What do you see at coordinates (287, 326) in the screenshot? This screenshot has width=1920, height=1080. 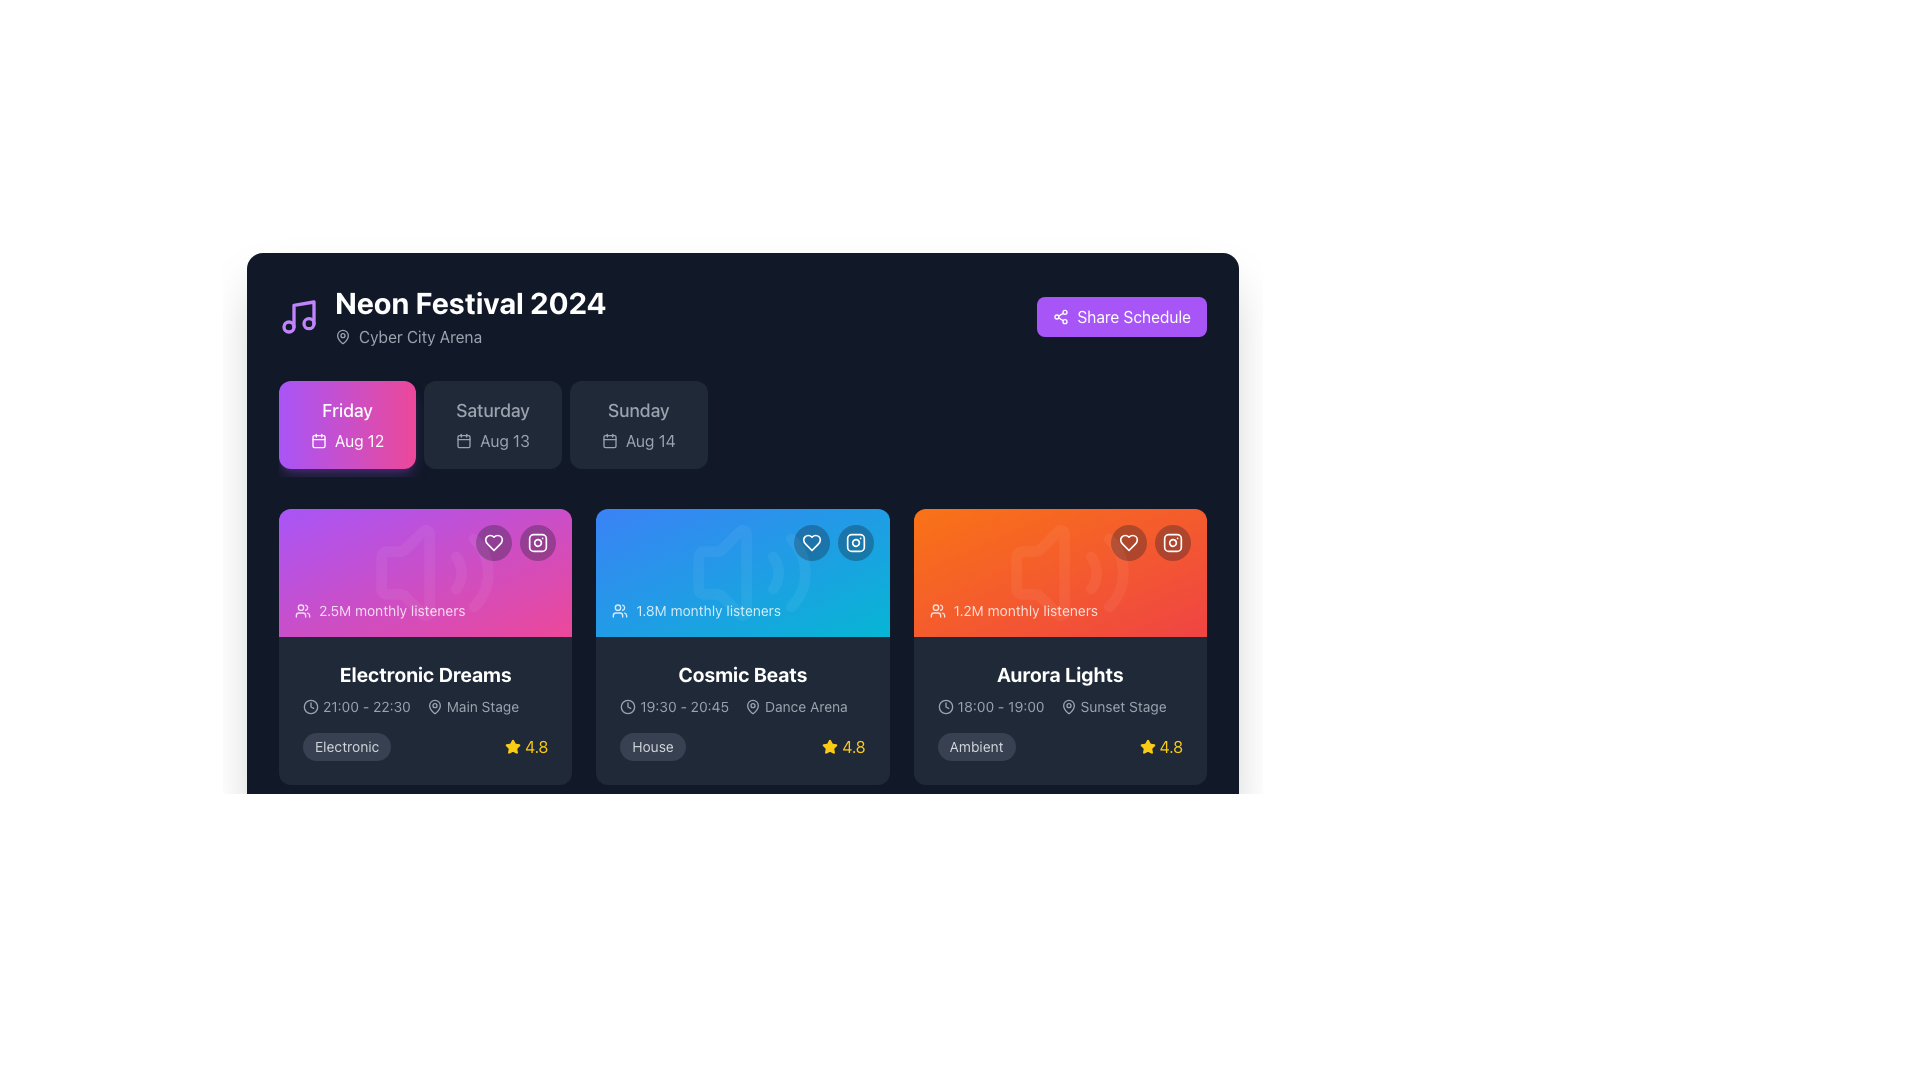 I see `the small circular shape styled as a point in the music icon, which is part of the grouped component with purple hues, located to the left of the header text 'Neon Festival 2024'` at bounding box center [287, 326].